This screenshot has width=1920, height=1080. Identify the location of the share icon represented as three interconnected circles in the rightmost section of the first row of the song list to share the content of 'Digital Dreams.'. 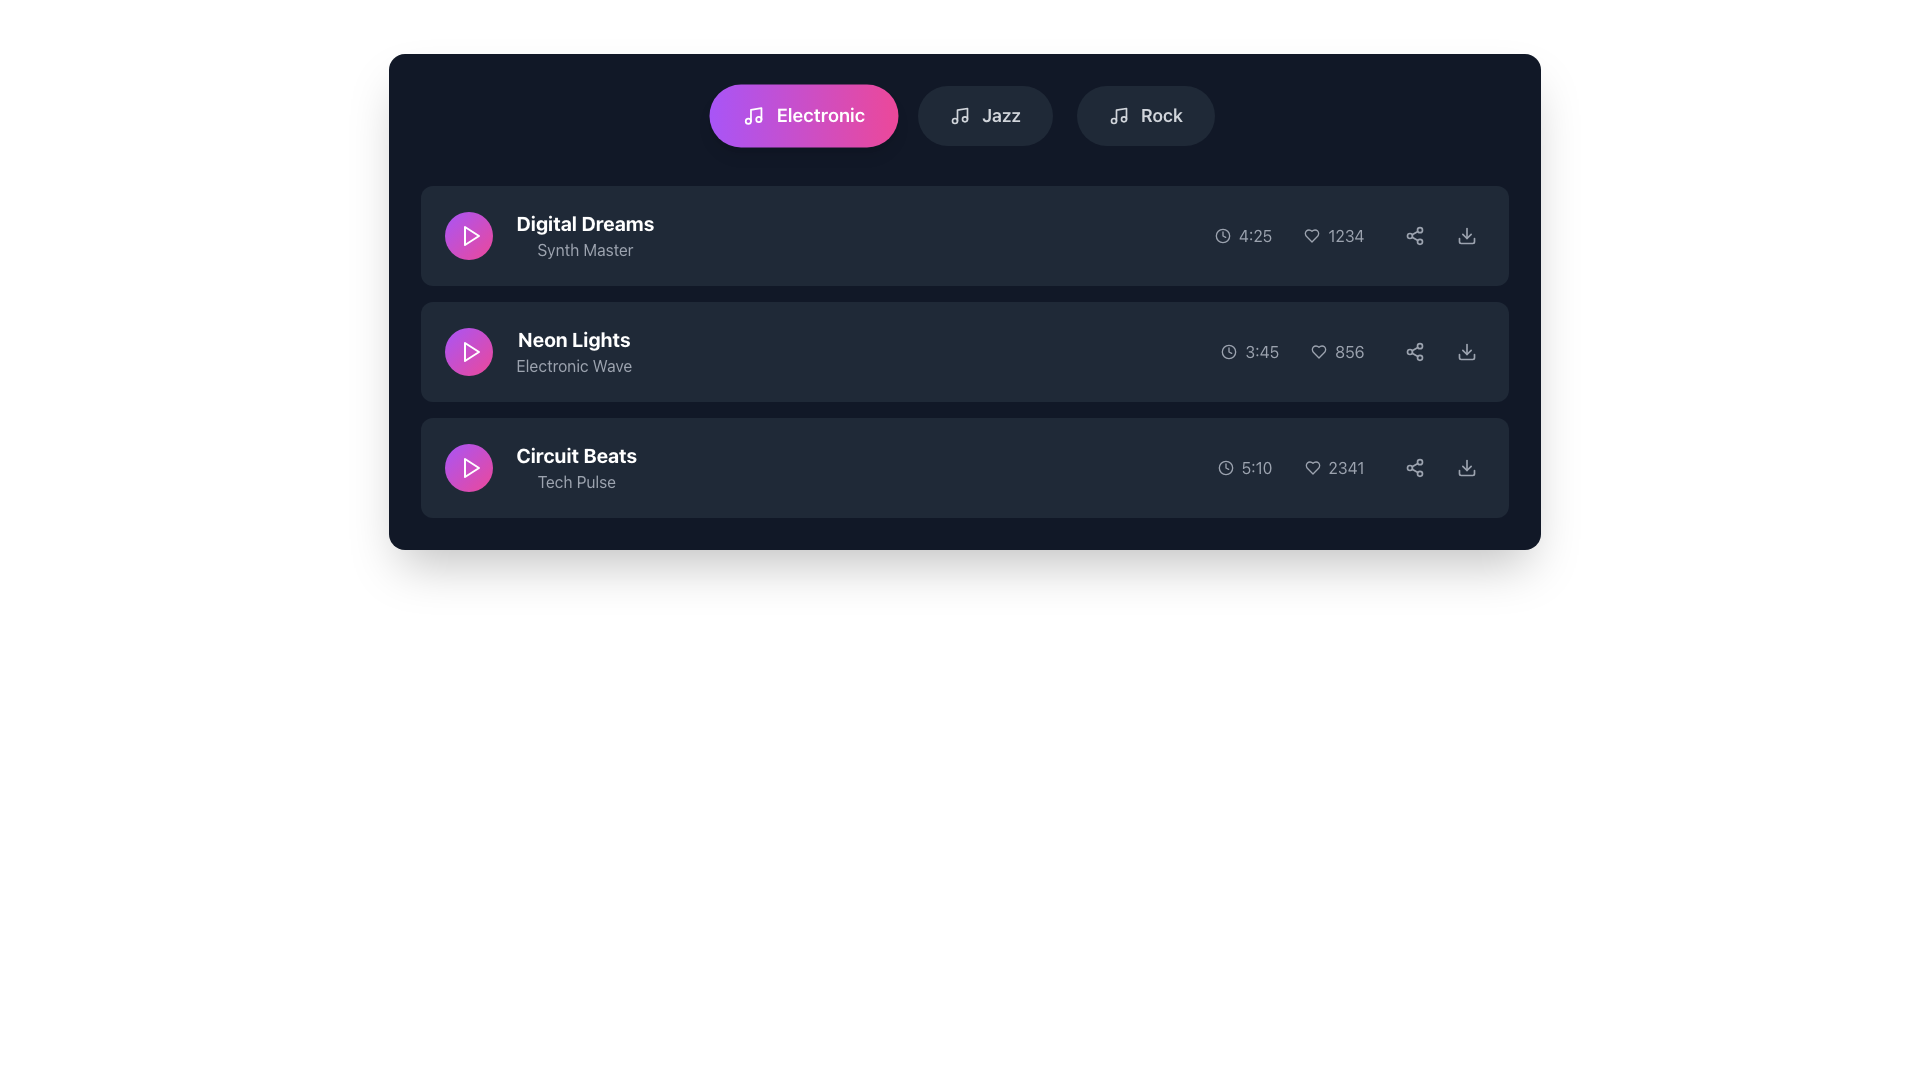
(1413, 234).